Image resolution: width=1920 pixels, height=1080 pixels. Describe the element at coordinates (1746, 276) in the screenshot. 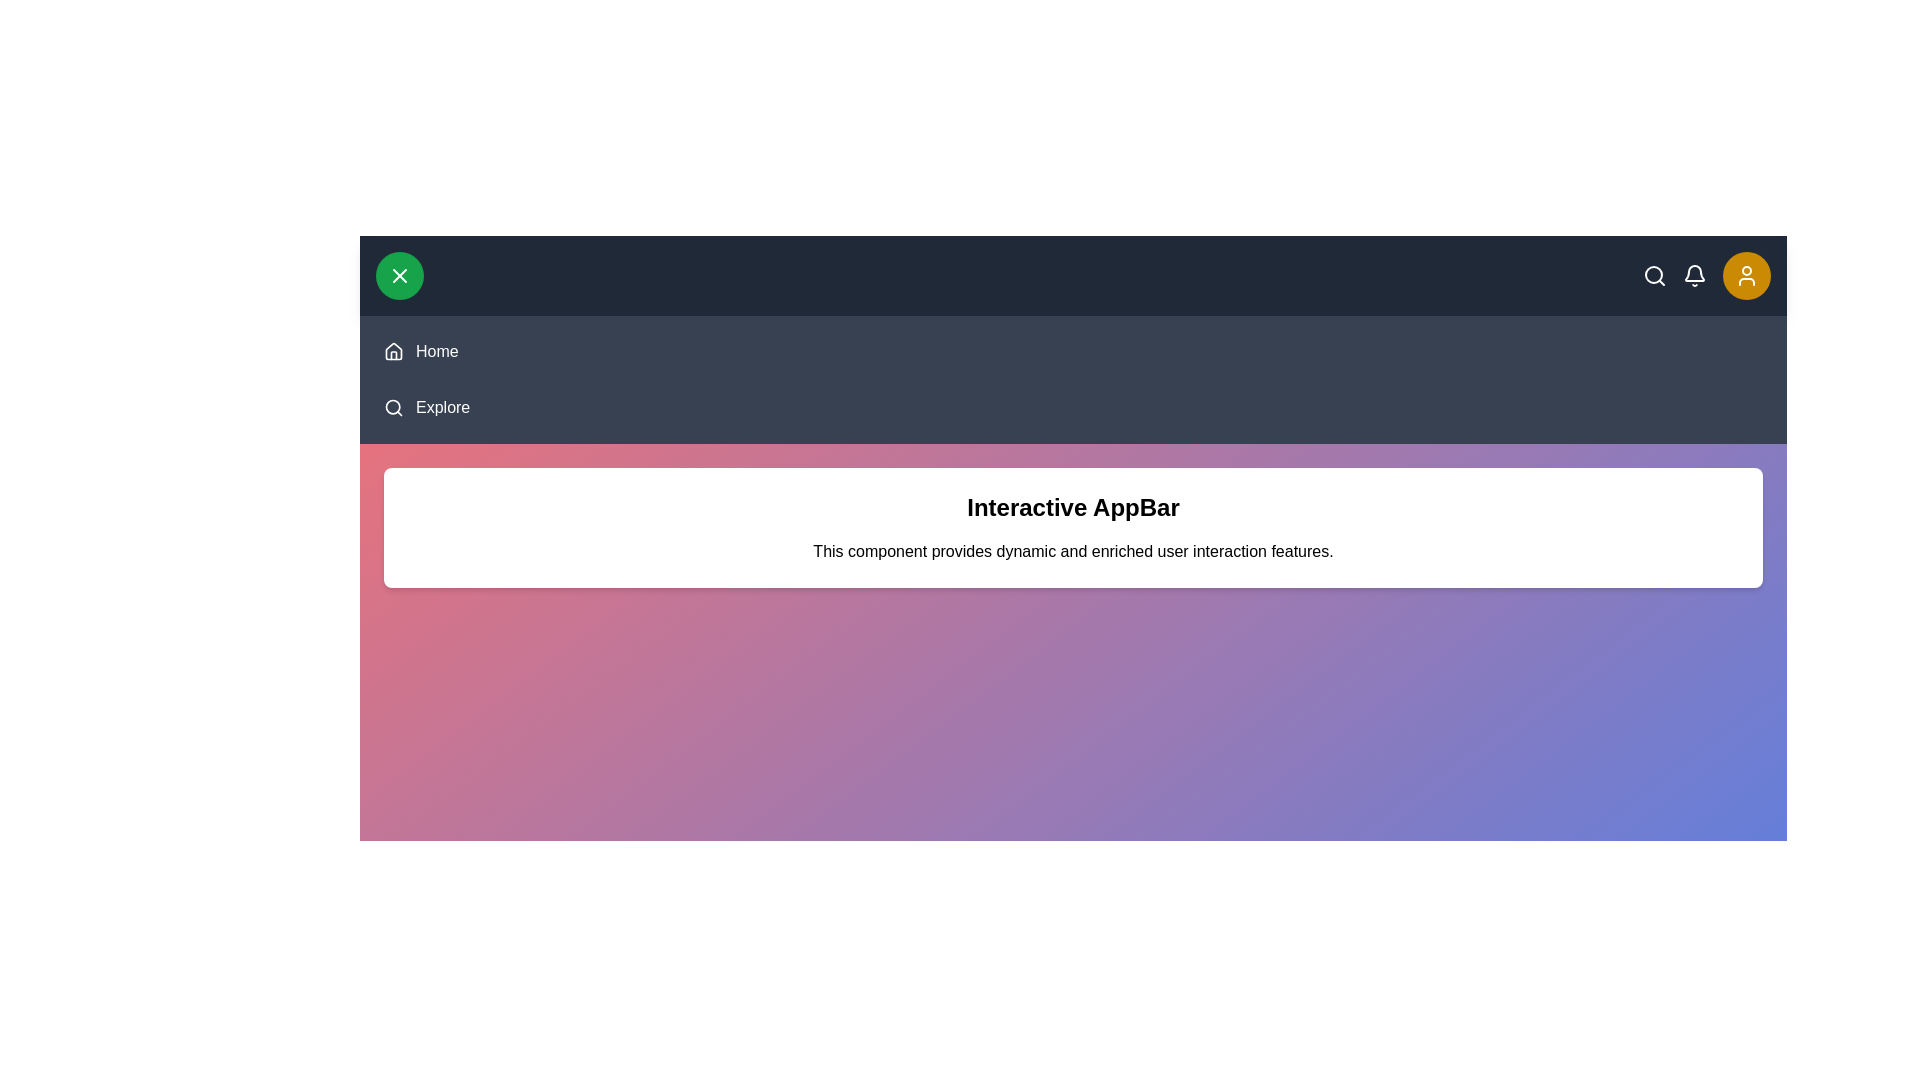

I see `yellow button in the top-right corner to toggle the profile menu` at that location.